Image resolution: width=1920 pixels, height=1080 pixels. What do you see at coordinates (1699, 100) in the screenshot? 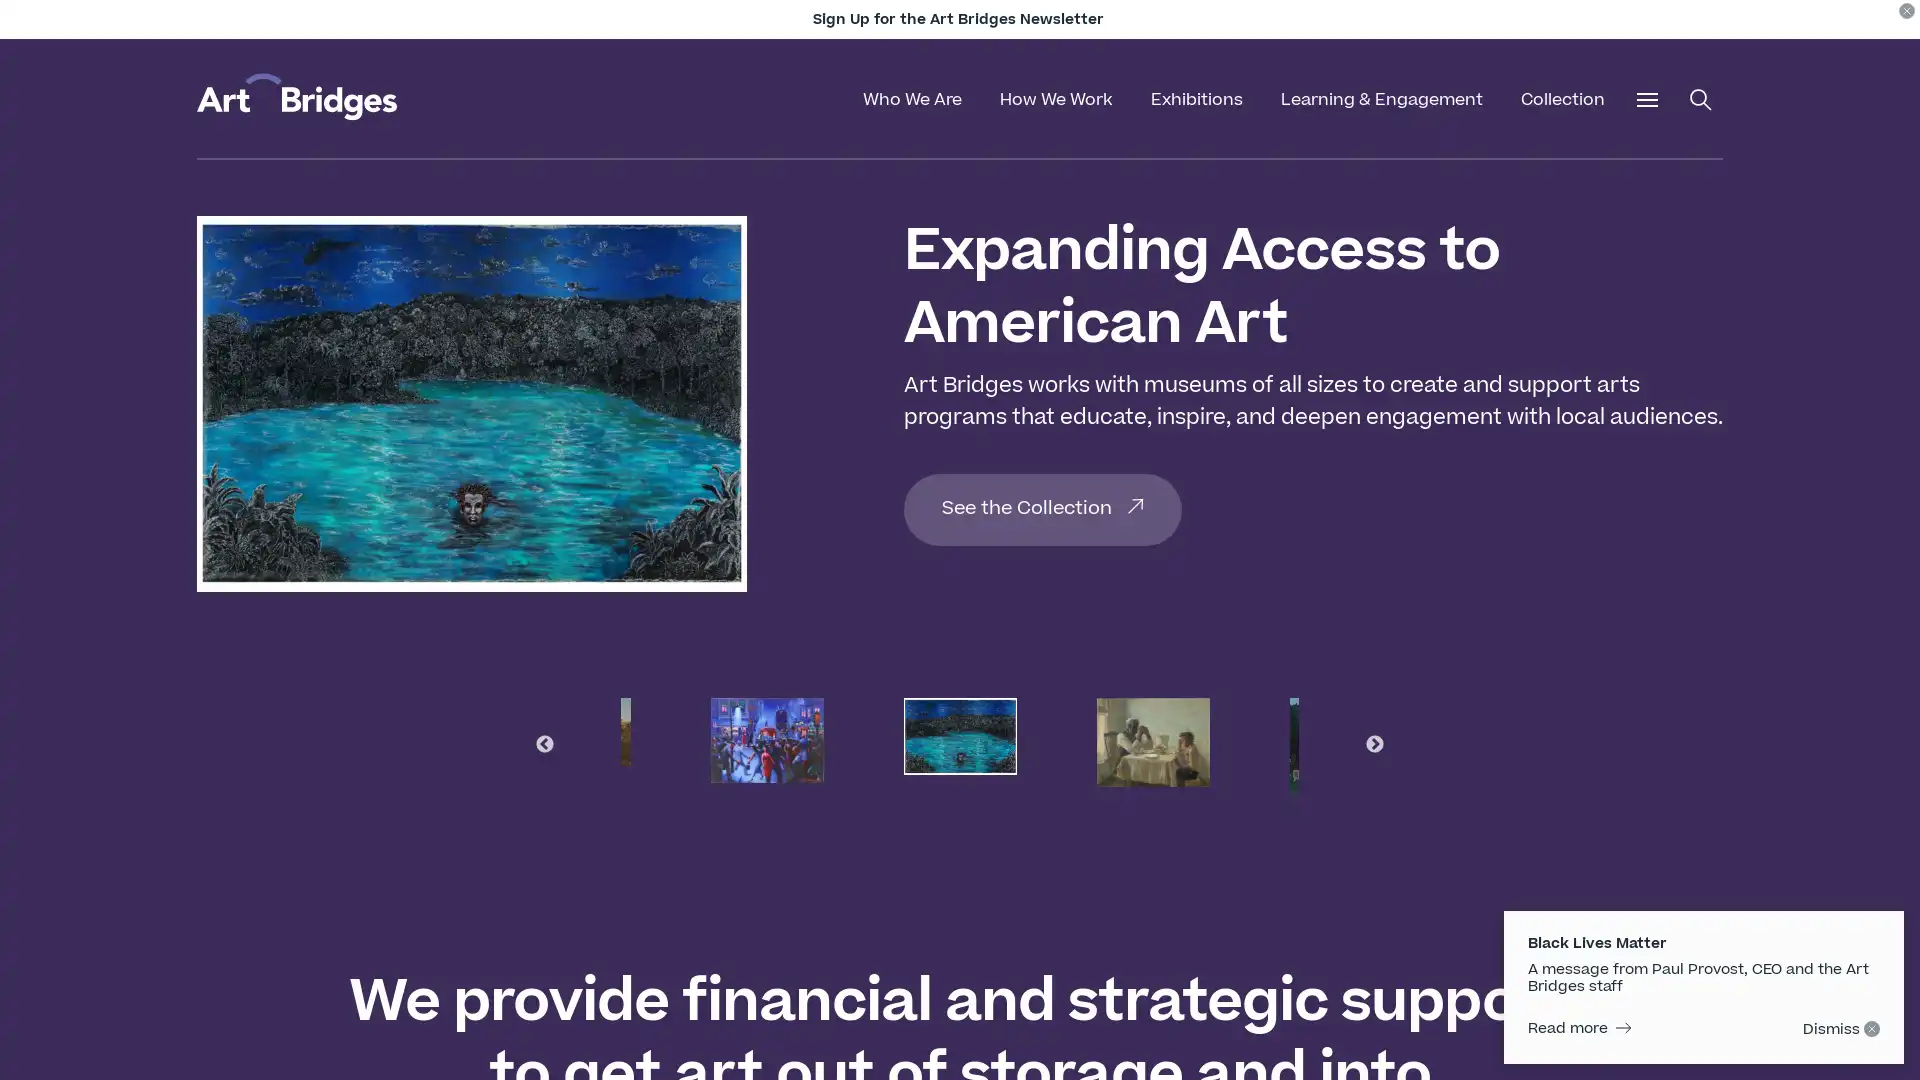
I see `Open Search Menu` at bounding box center [1699, 100].